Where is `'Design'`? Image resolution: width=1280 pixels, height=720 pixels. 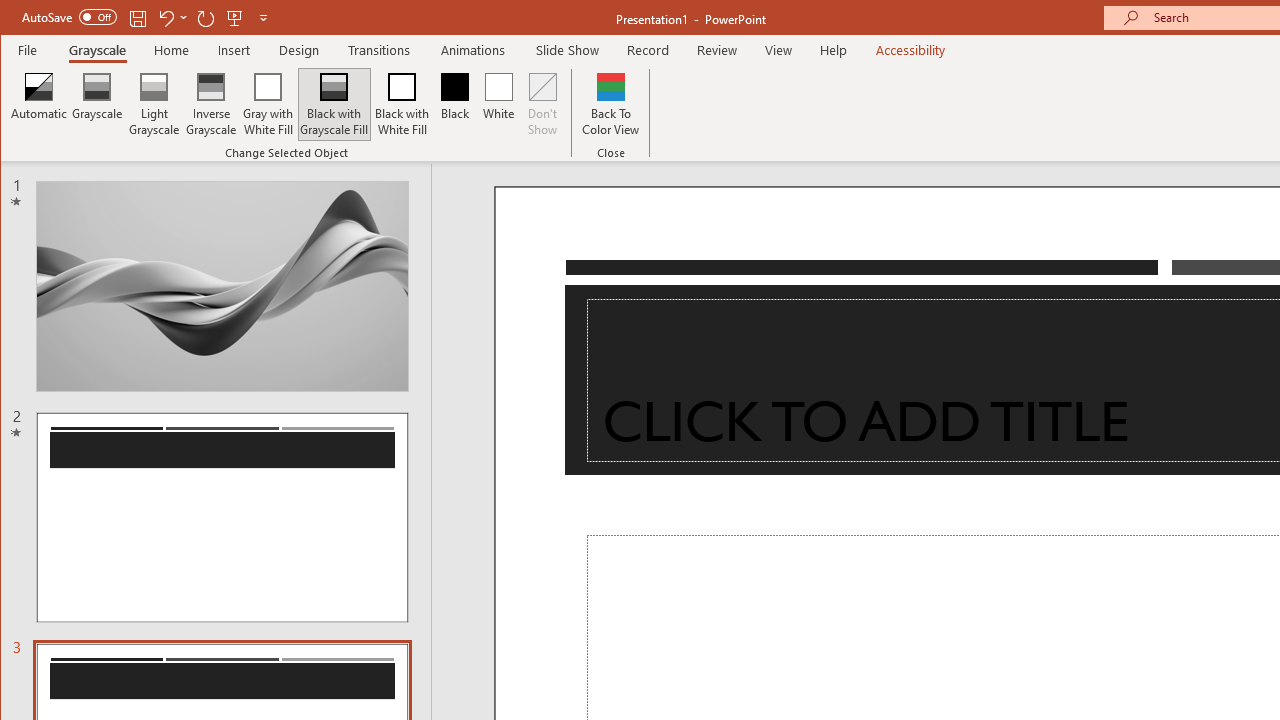 'Design' is located at coordinates (298, 49).